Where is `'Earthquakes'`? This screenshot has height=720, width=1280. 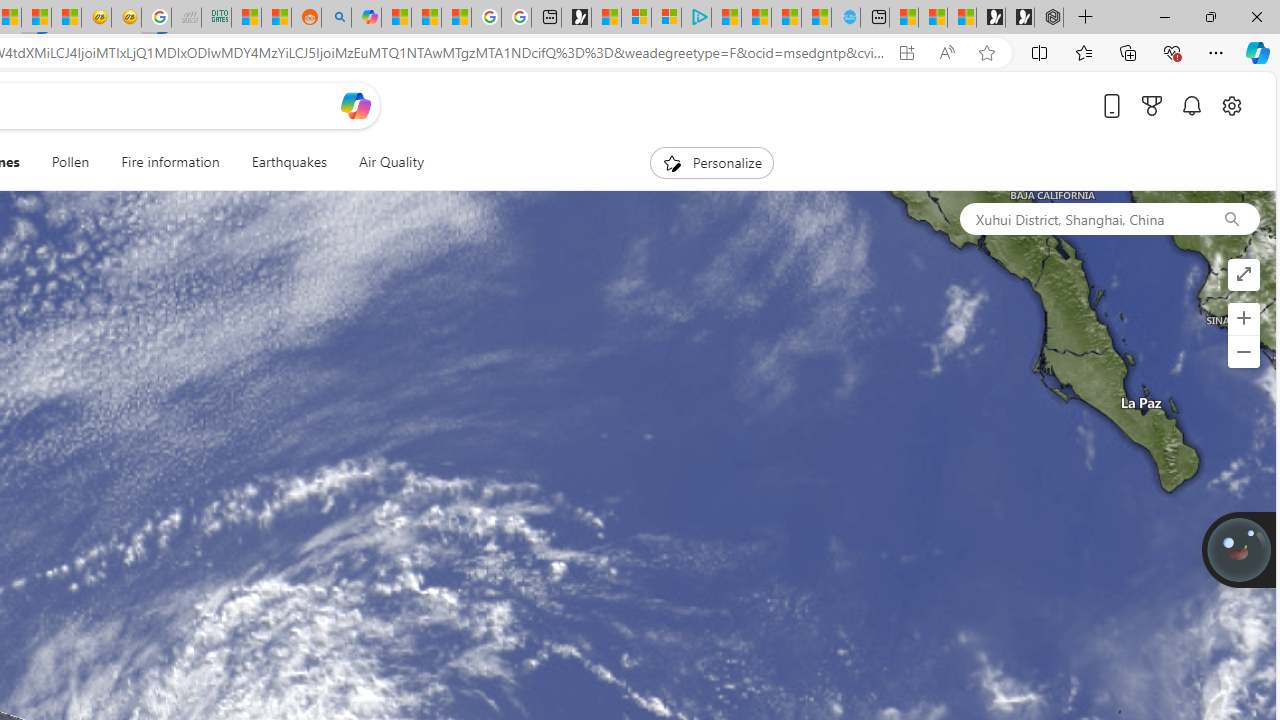
'Earthquakes' is located at coordinates (288, 162).